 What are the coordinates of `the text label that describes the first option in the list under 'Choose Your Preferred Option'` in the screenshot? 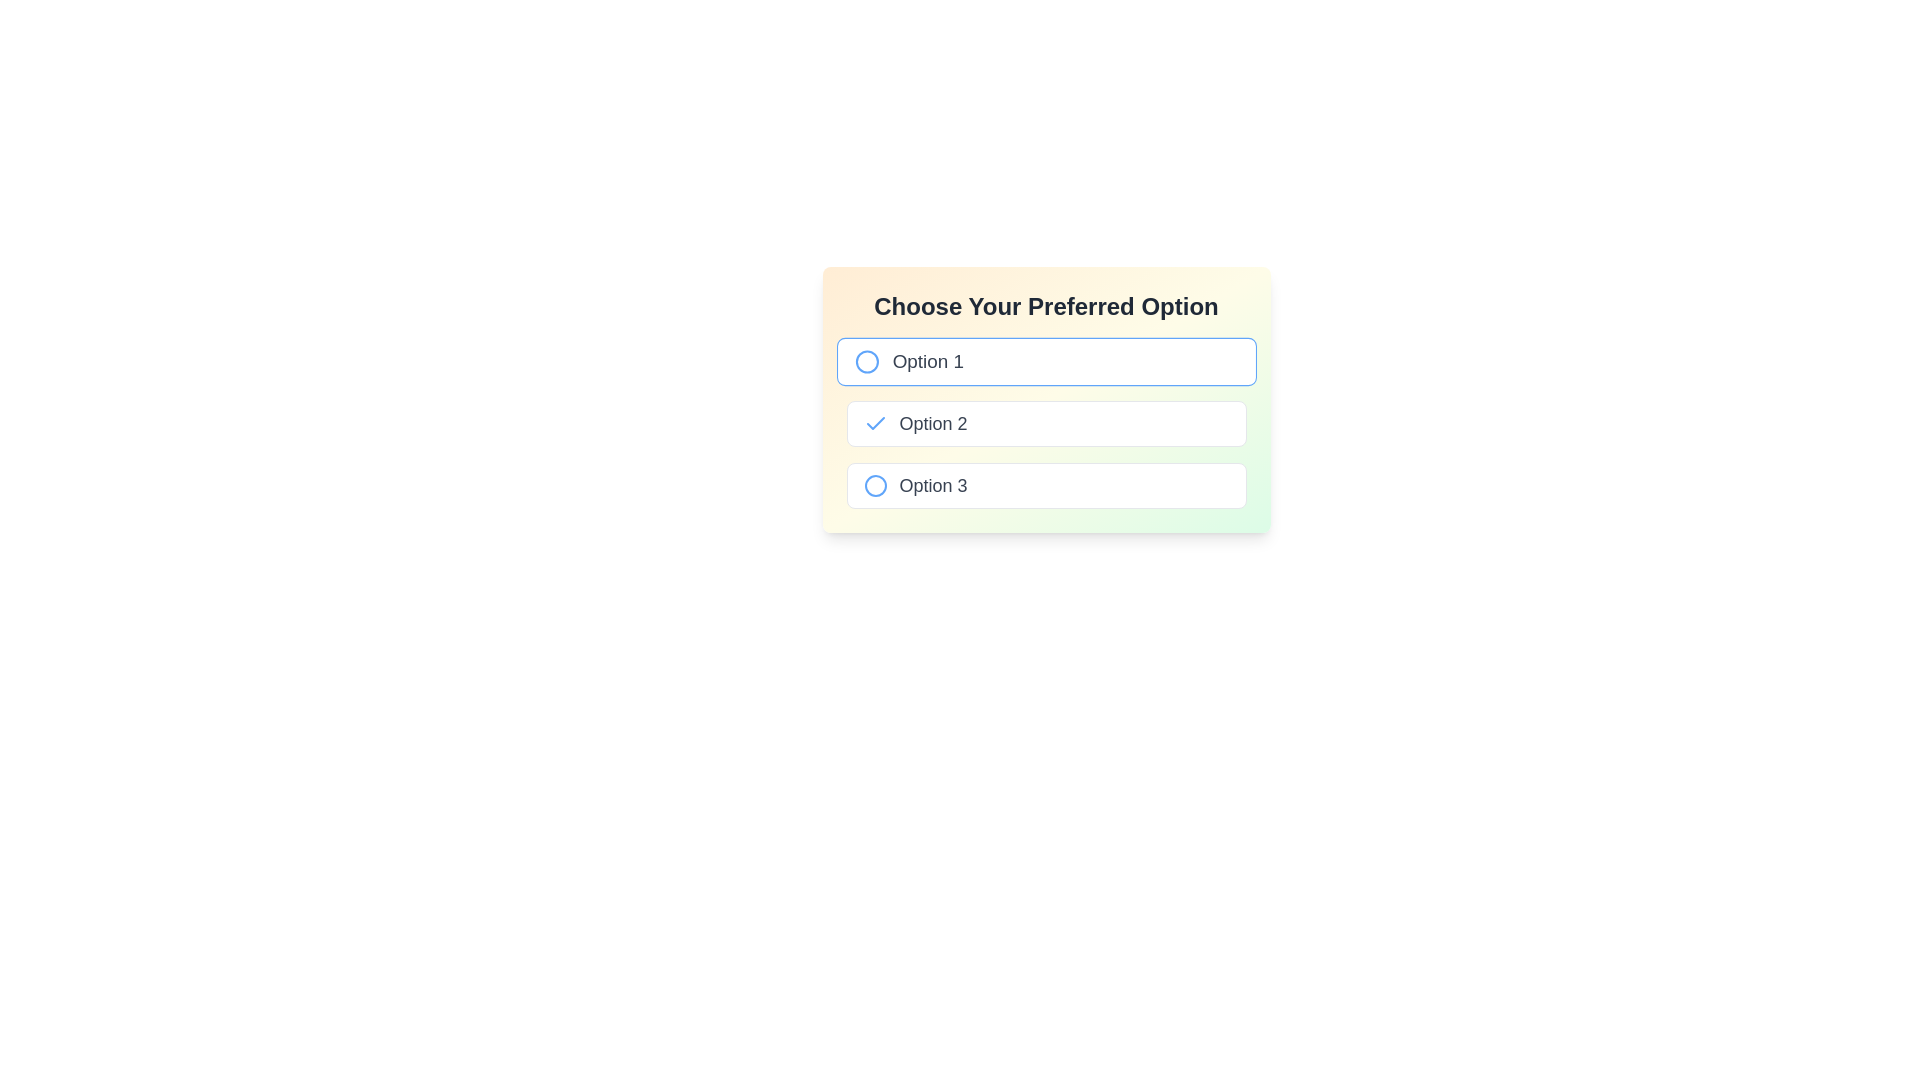 It's located at (926, 362).